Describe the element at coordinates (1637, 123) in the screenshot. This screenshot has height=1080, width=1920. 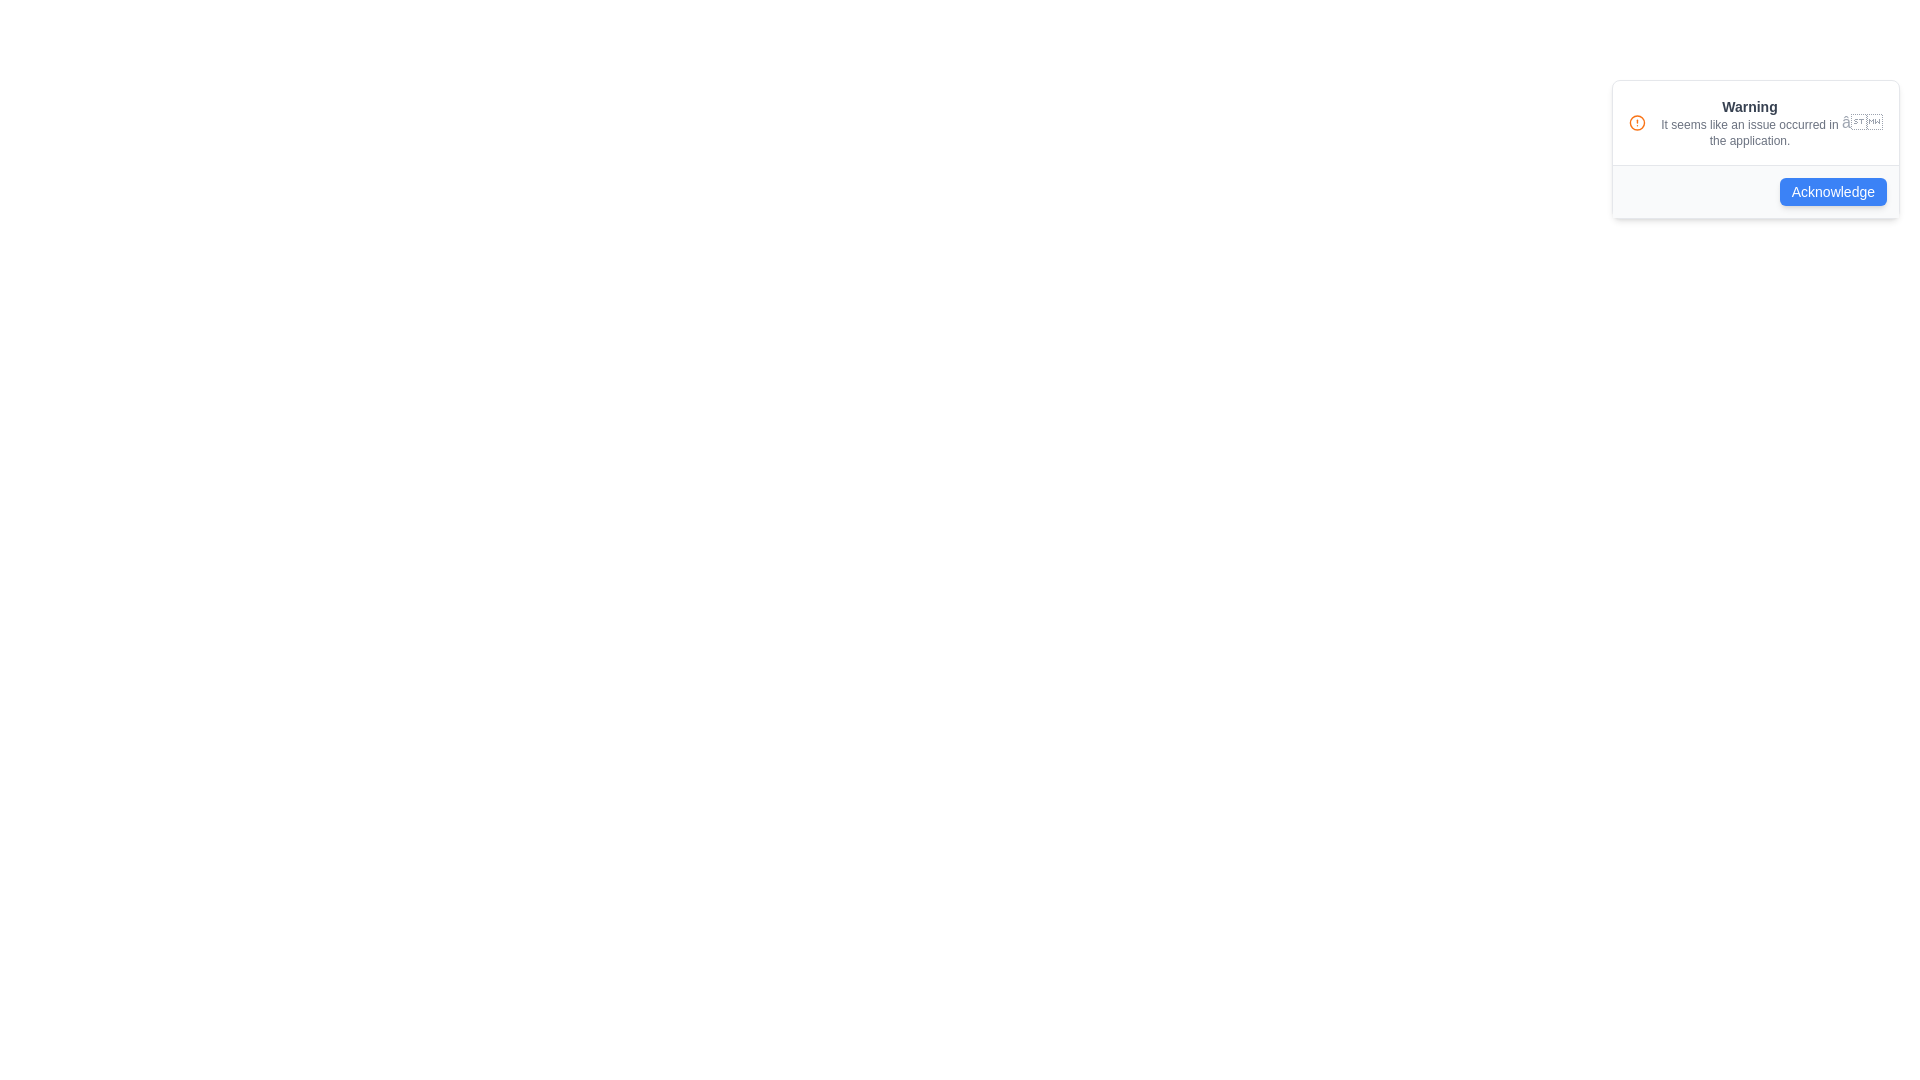
I see `the circular orange icon with an exclamation mark that is positioned to the left of the warning message` at that location.